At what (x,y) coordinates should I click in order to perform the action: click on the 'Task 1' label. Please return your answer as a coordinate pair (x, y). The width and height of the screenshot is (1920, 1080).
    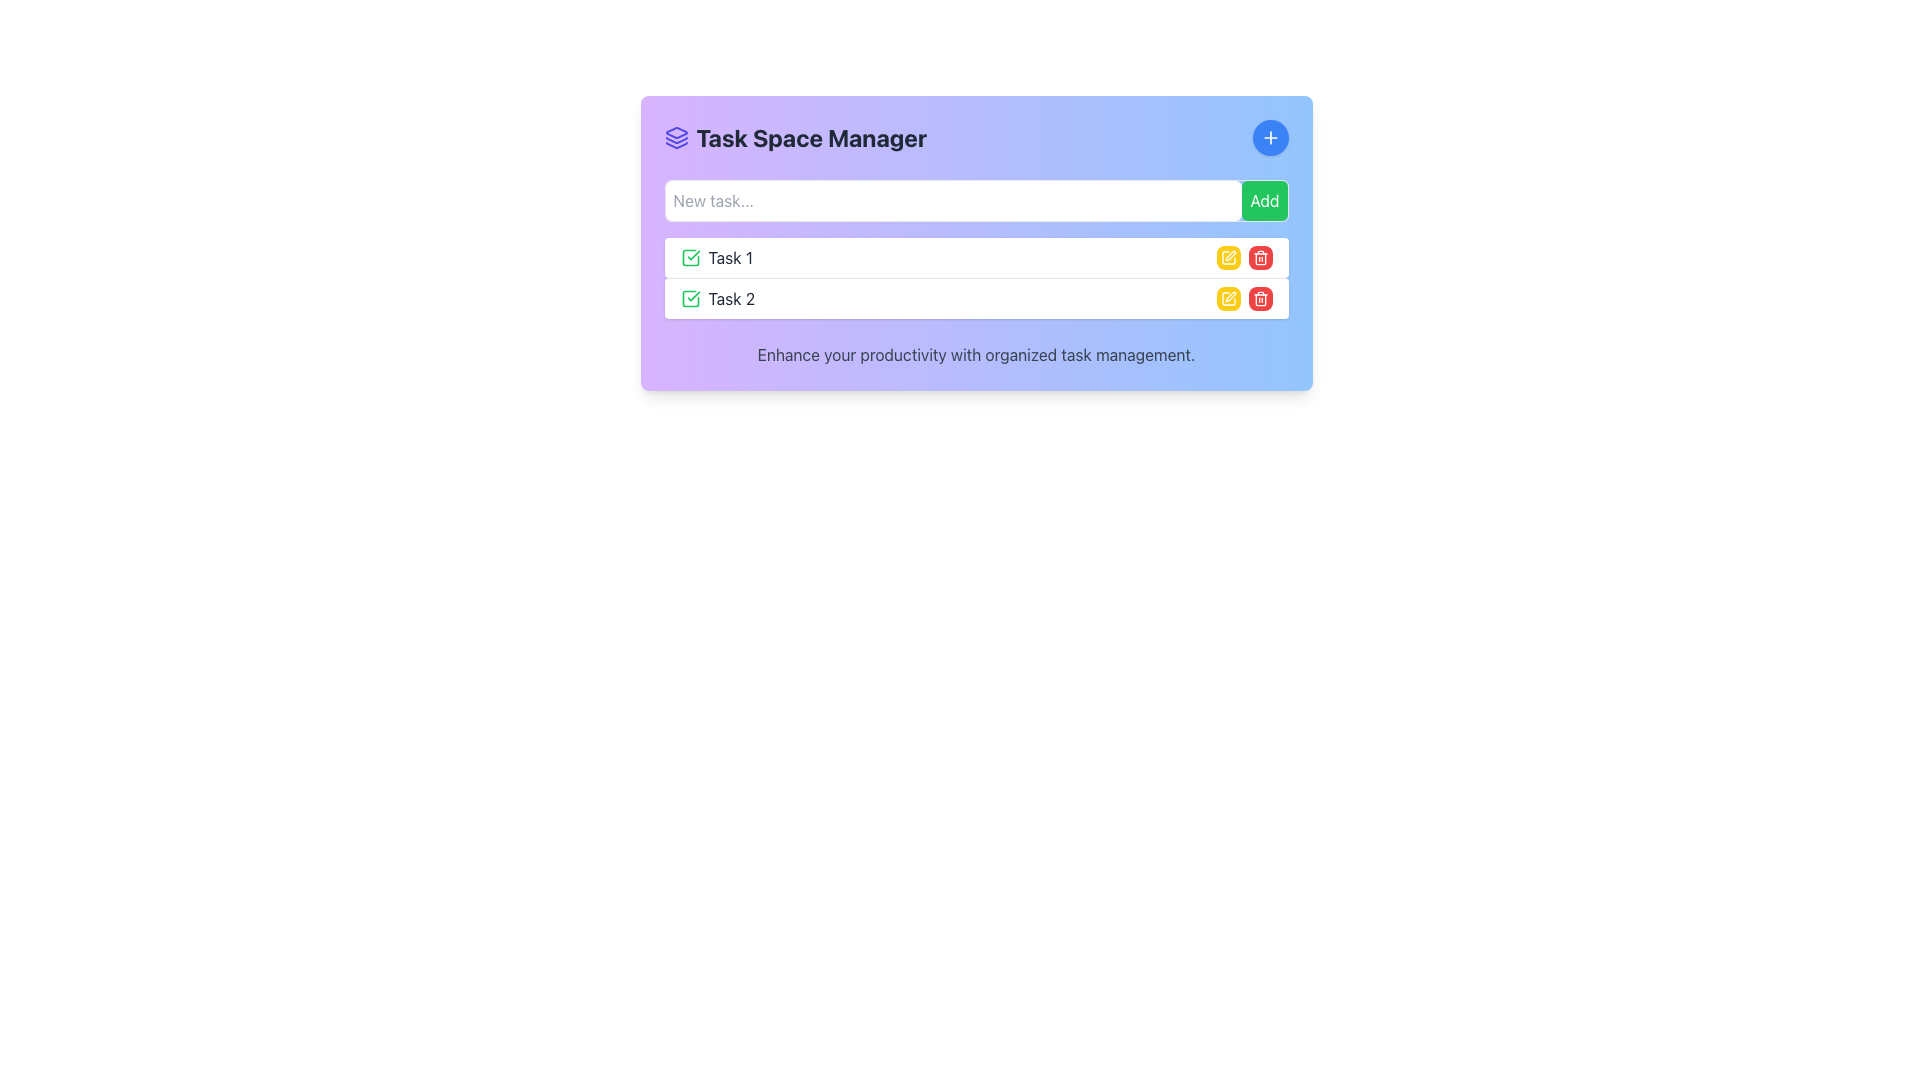
    Looking at the image, I should click on (716, 257).